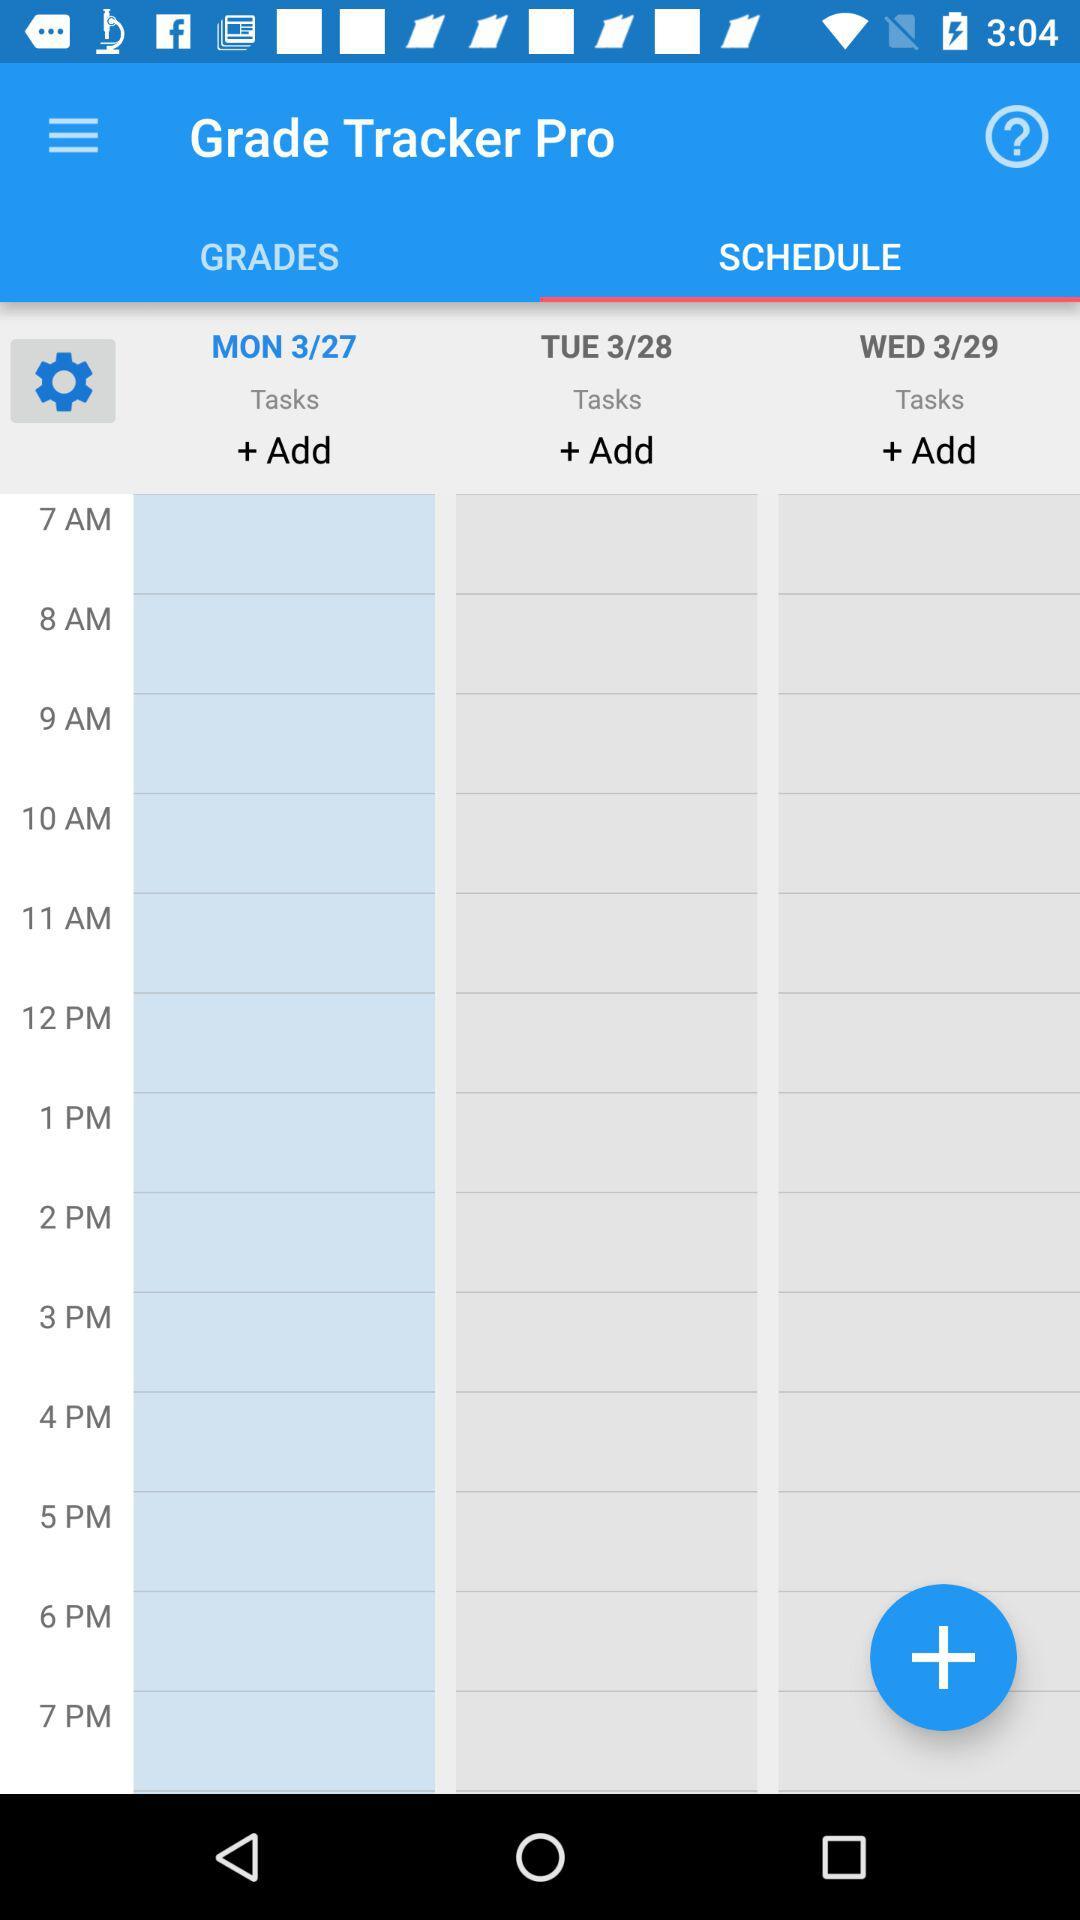 This screenshot has height=1920, width=1080. Describe the element at coordinates (943, 1657) in the screenshot. I see `more option` at that location.